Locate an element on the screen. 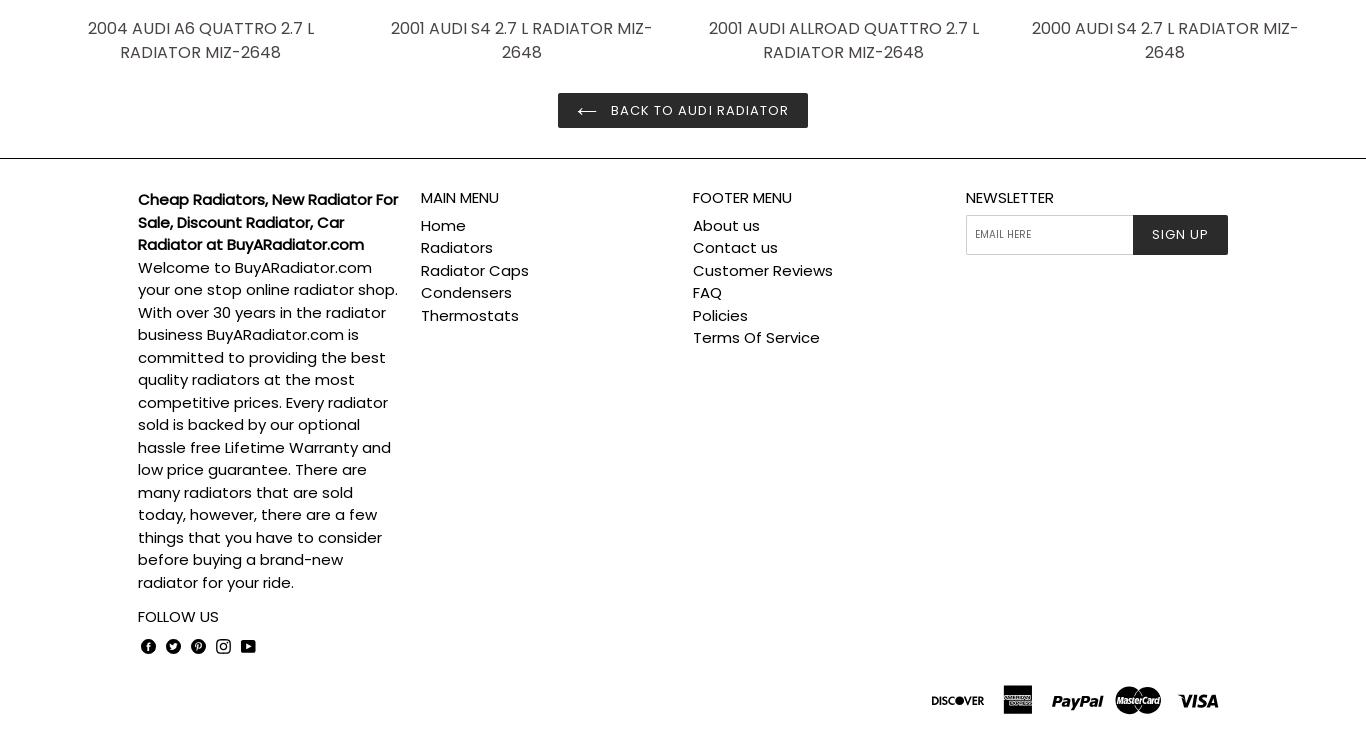 The height and width of the screenshot is (733, 1366). 'Contact us' is located at coordinates (735, 247).